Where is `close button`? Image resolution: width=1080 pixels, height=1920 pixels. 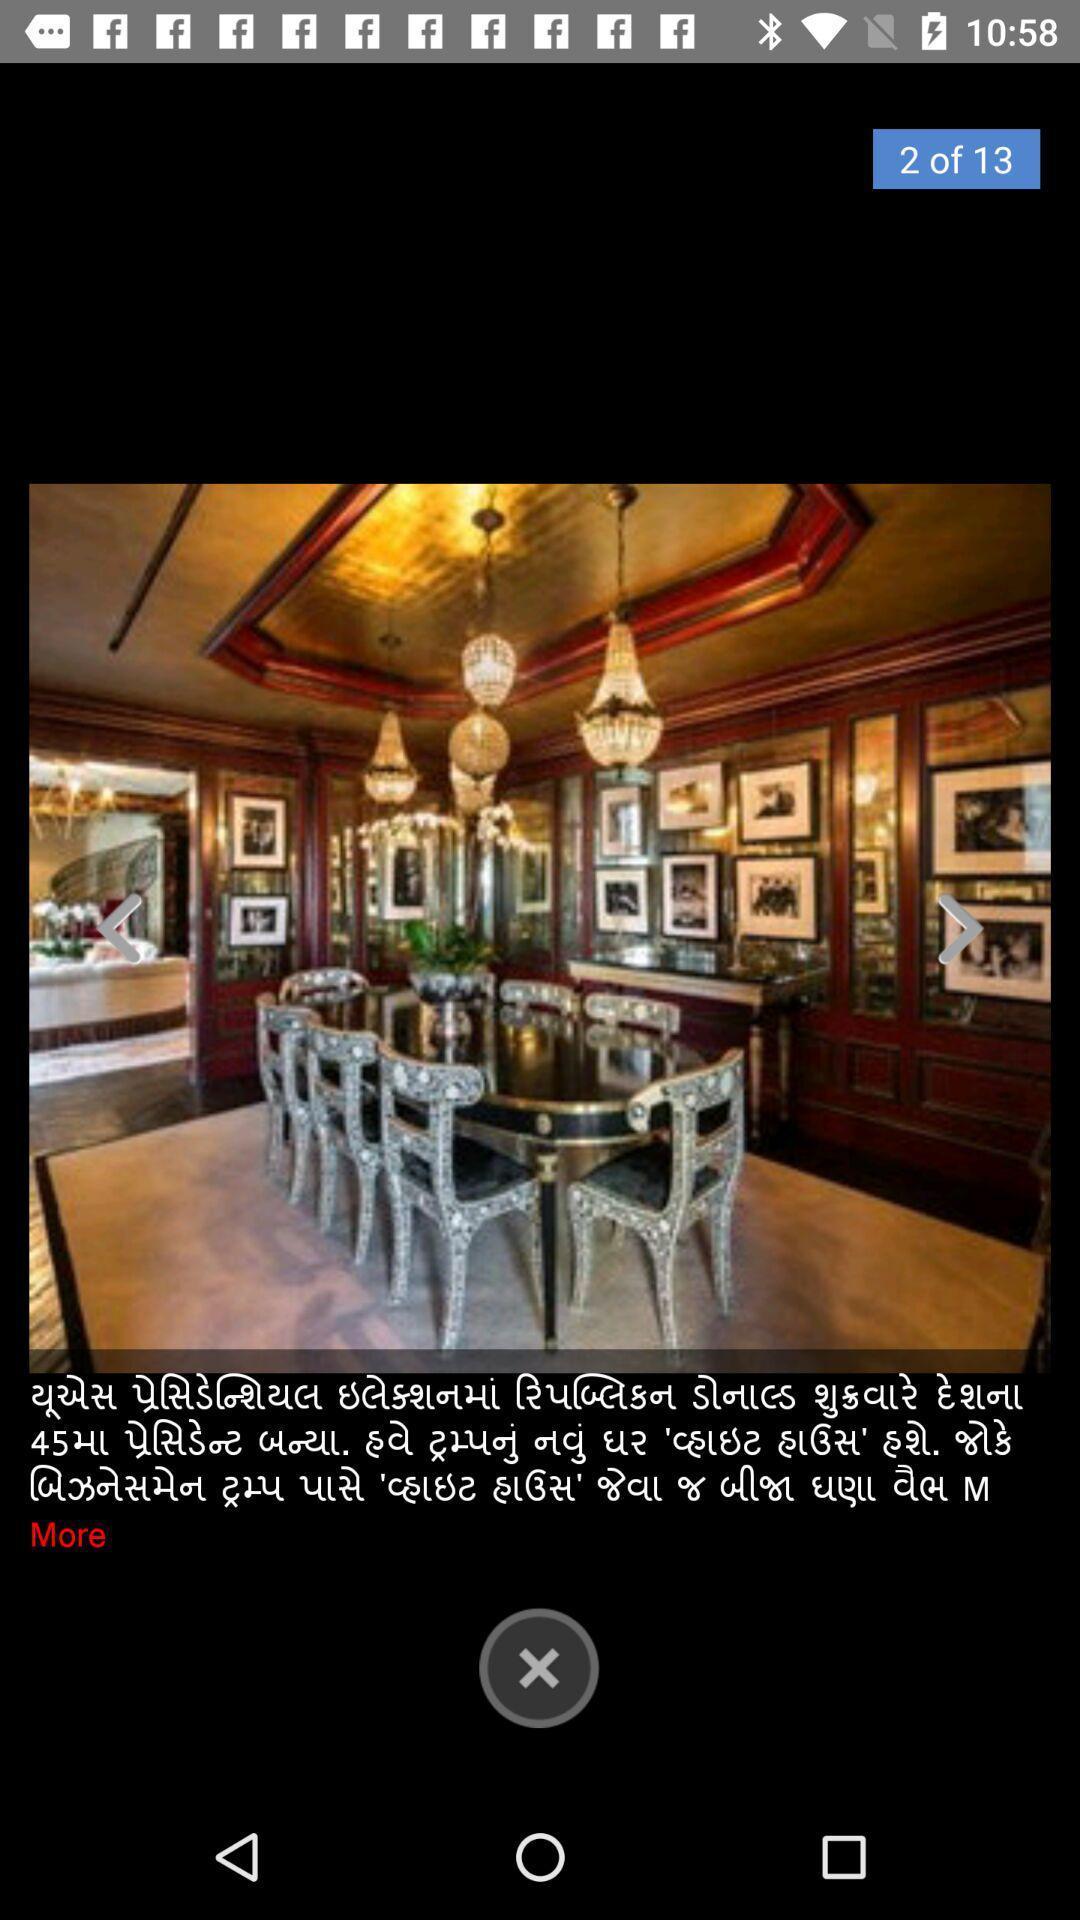
close button is located at coordinates (538, 1667).